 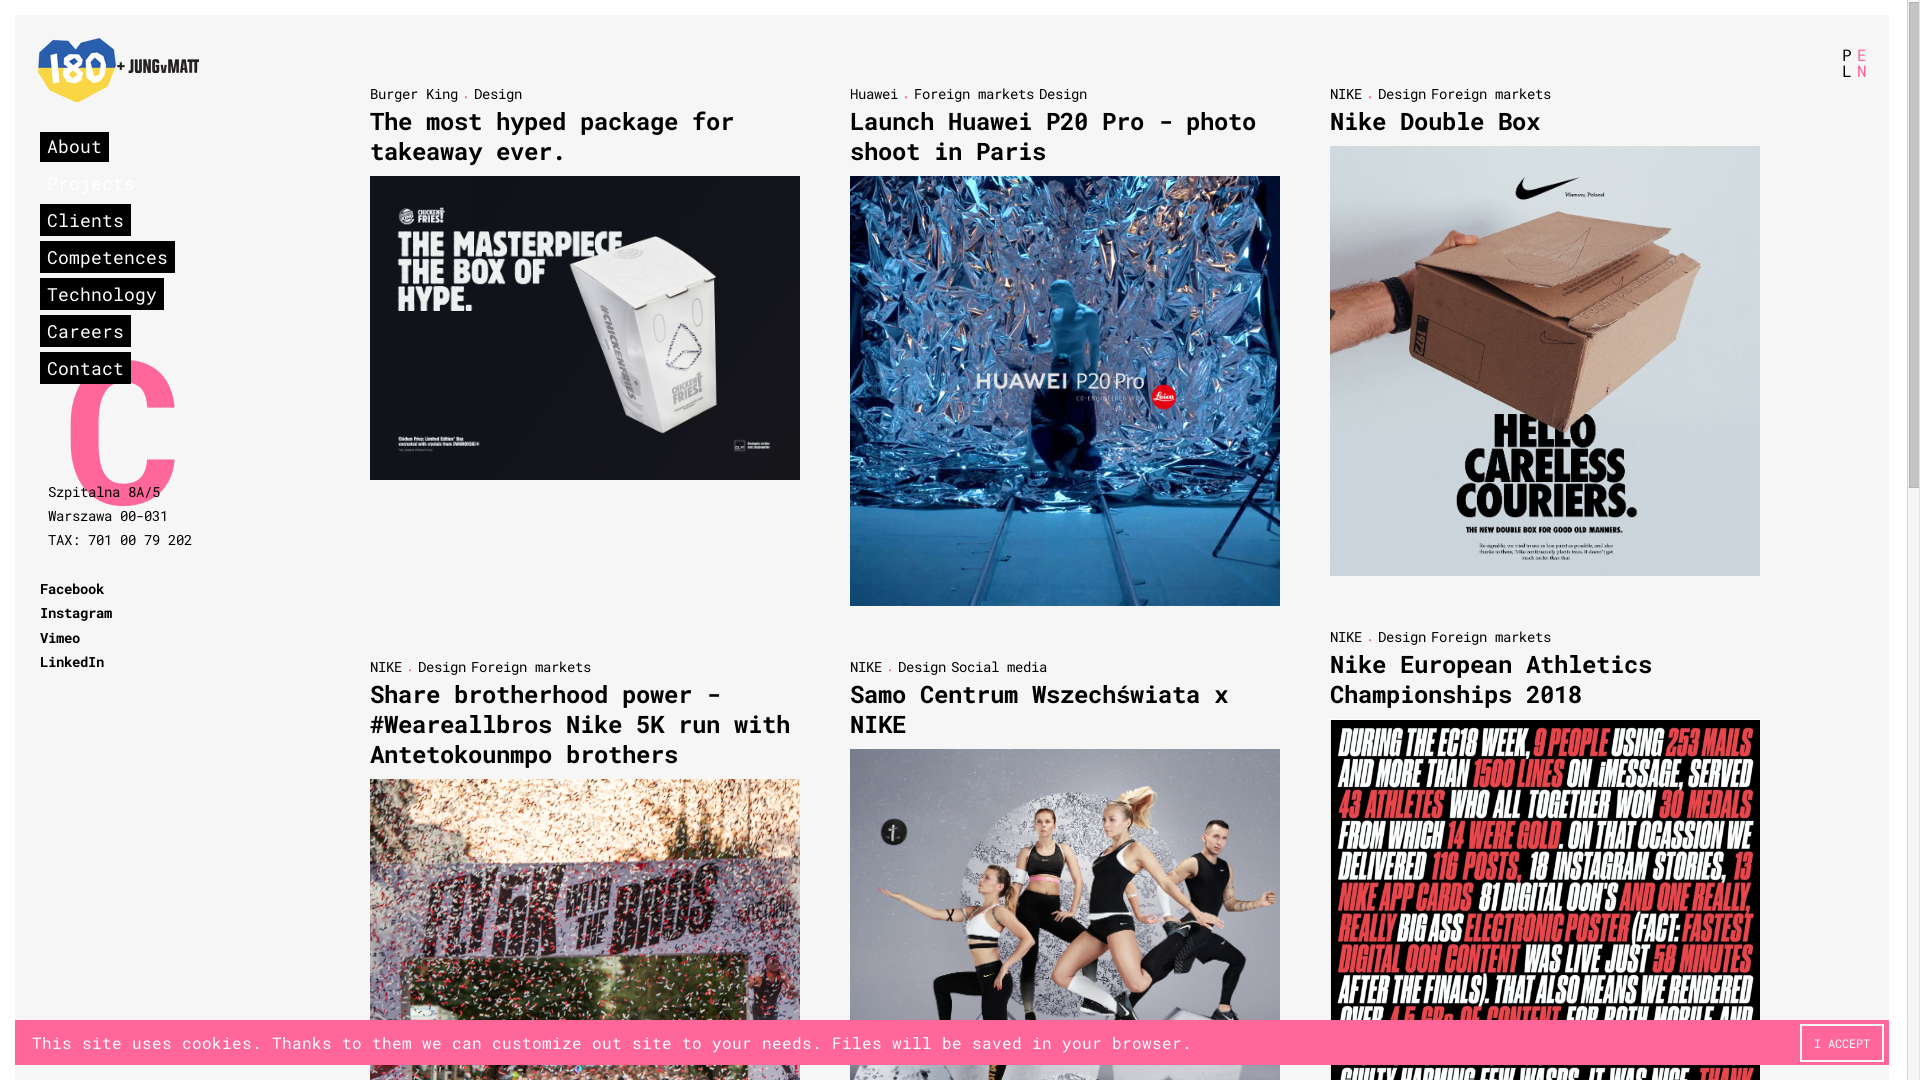 I want to click on 'I ACCEPT', so click(x=1841, y=1044).